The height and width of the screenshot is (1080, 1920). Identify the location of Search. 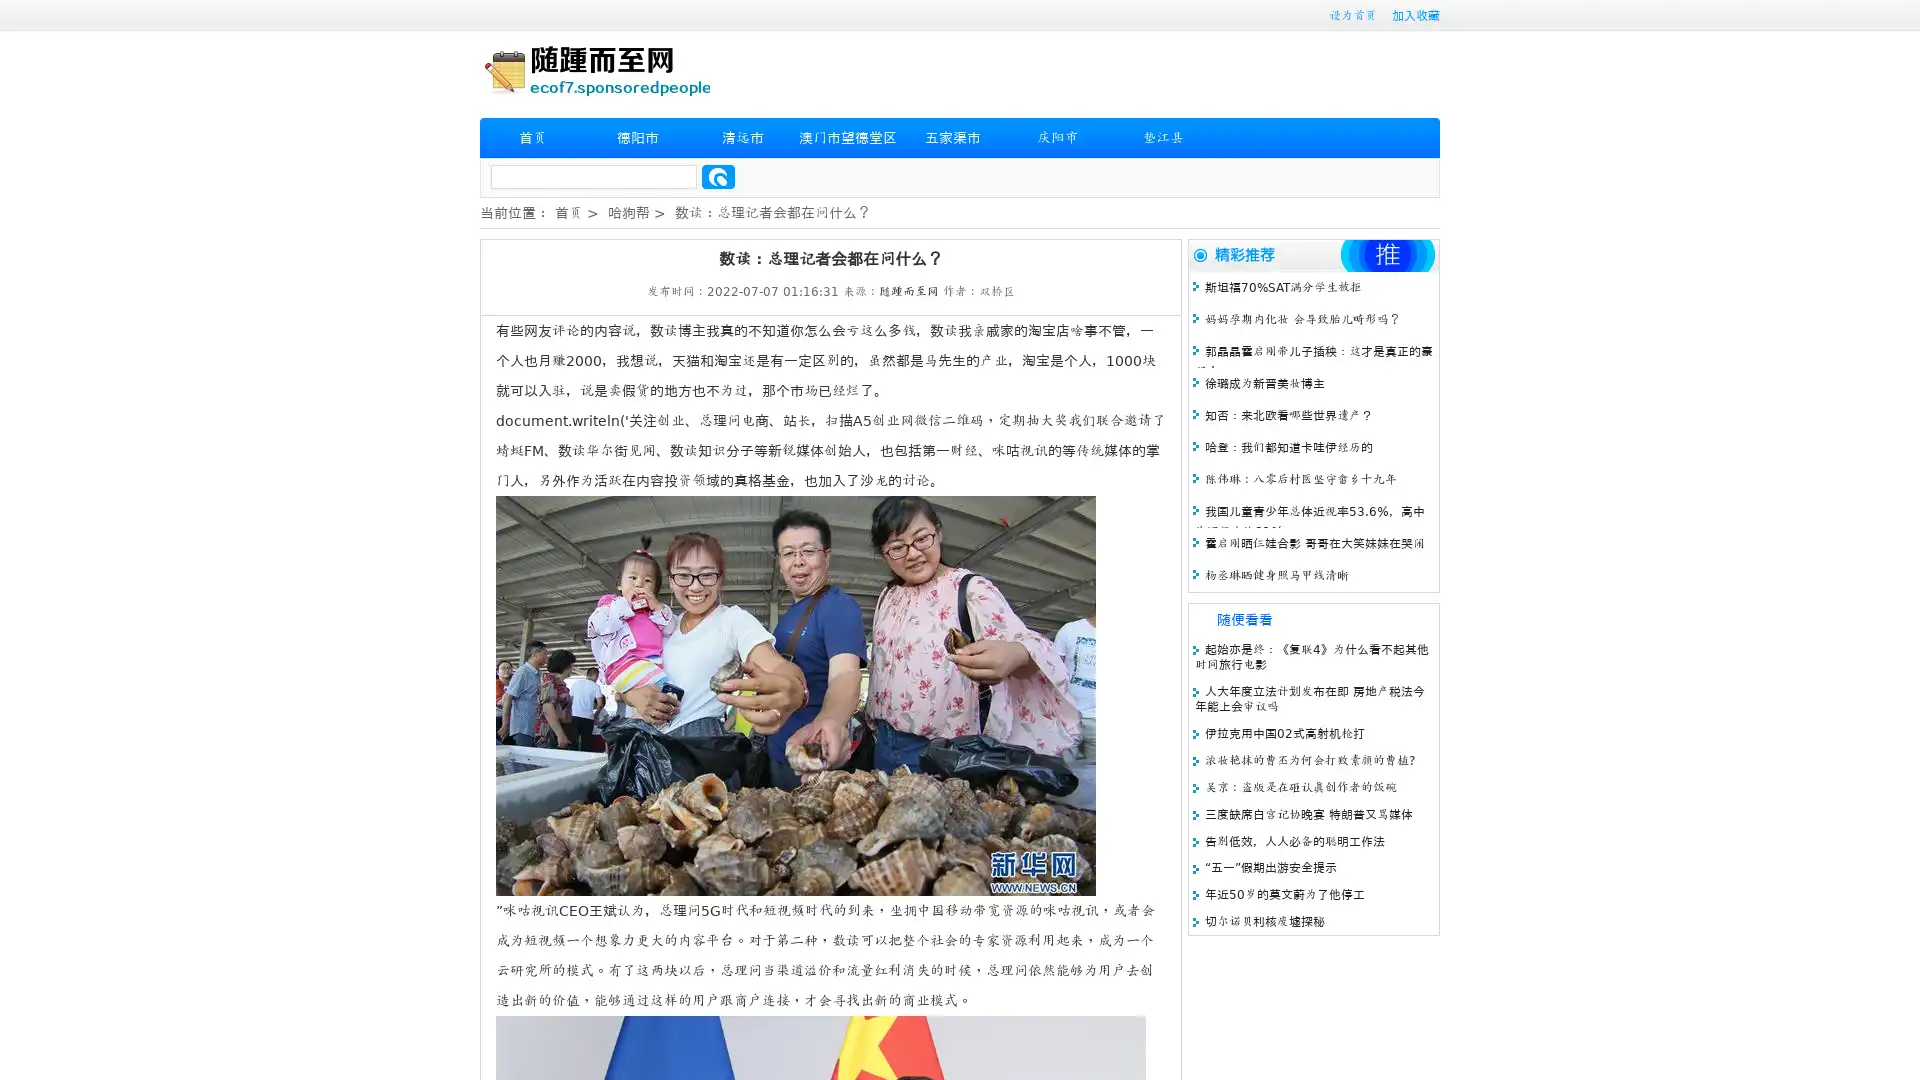
(718, 176).